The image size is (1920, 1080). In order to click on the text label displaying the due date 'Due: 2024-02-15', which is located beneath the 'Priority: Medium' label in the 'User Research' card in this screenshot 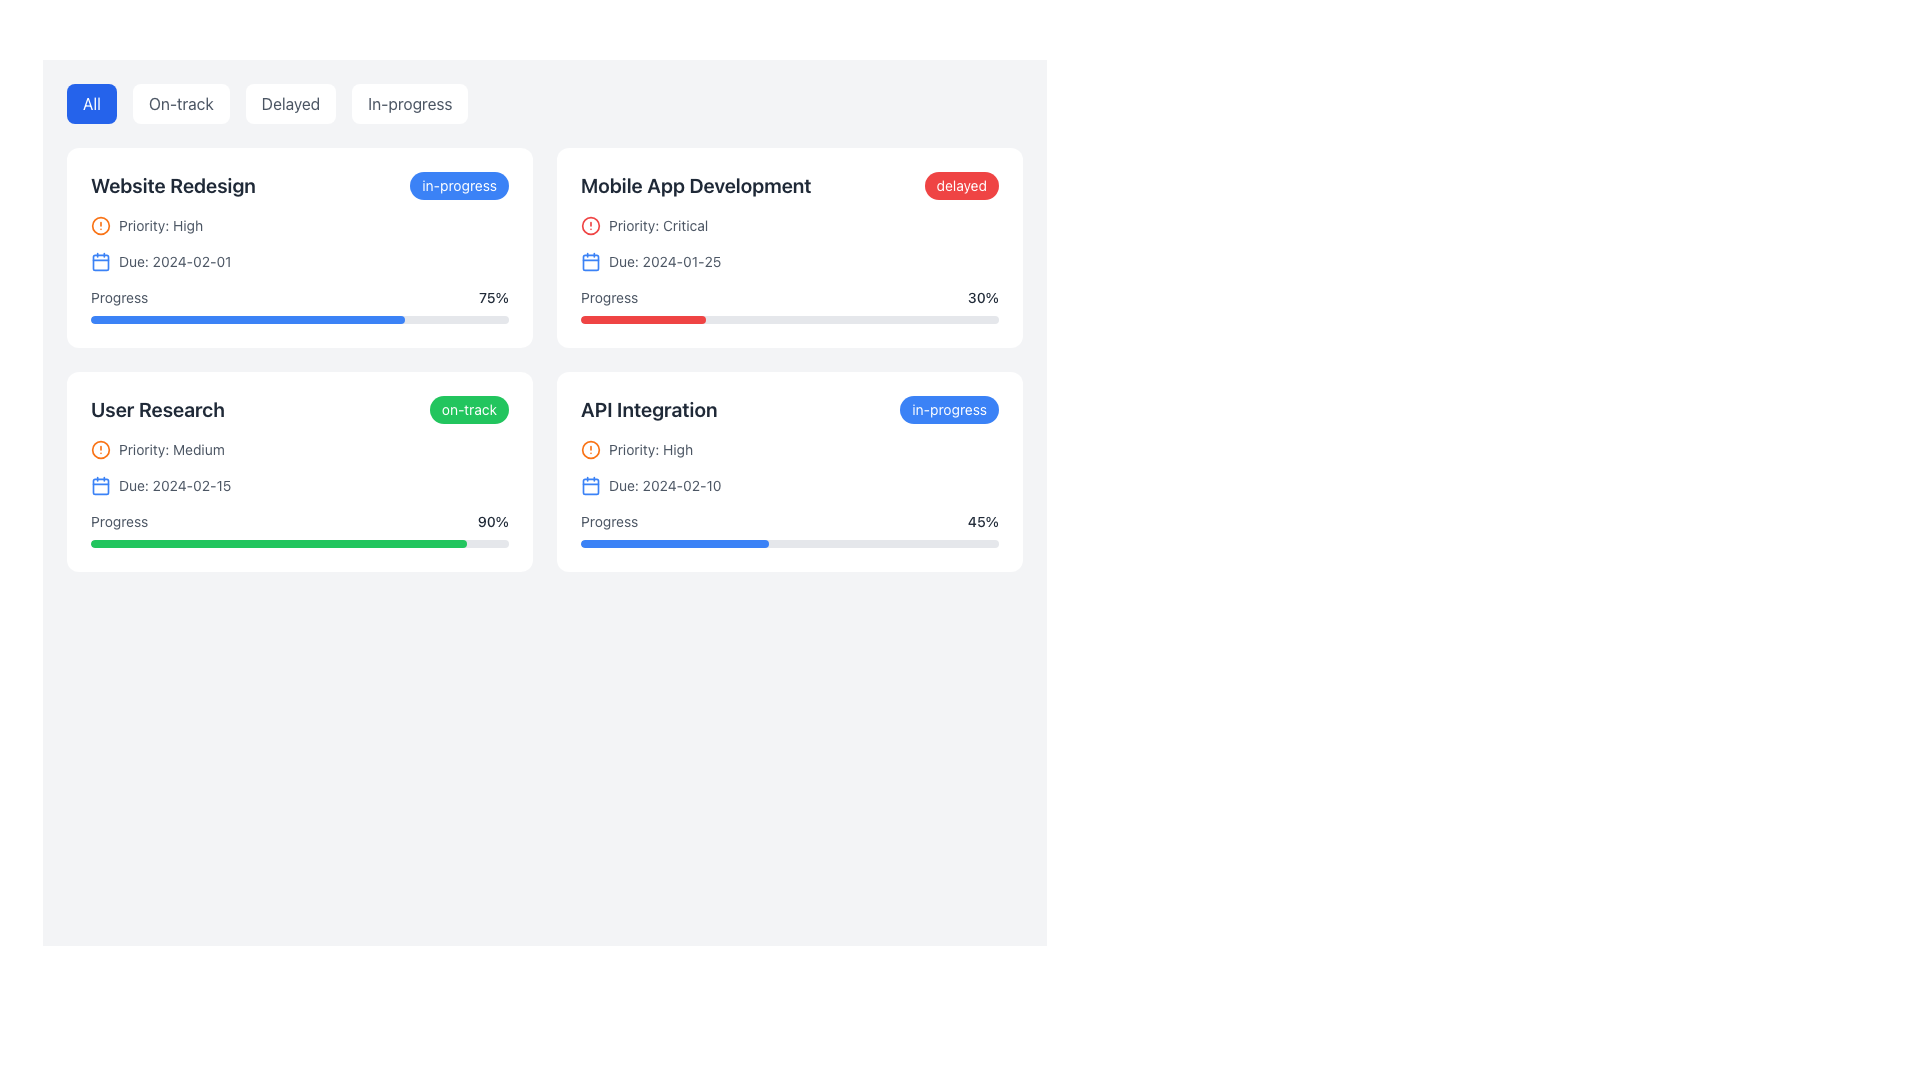, I will do `click(175, 486)`.